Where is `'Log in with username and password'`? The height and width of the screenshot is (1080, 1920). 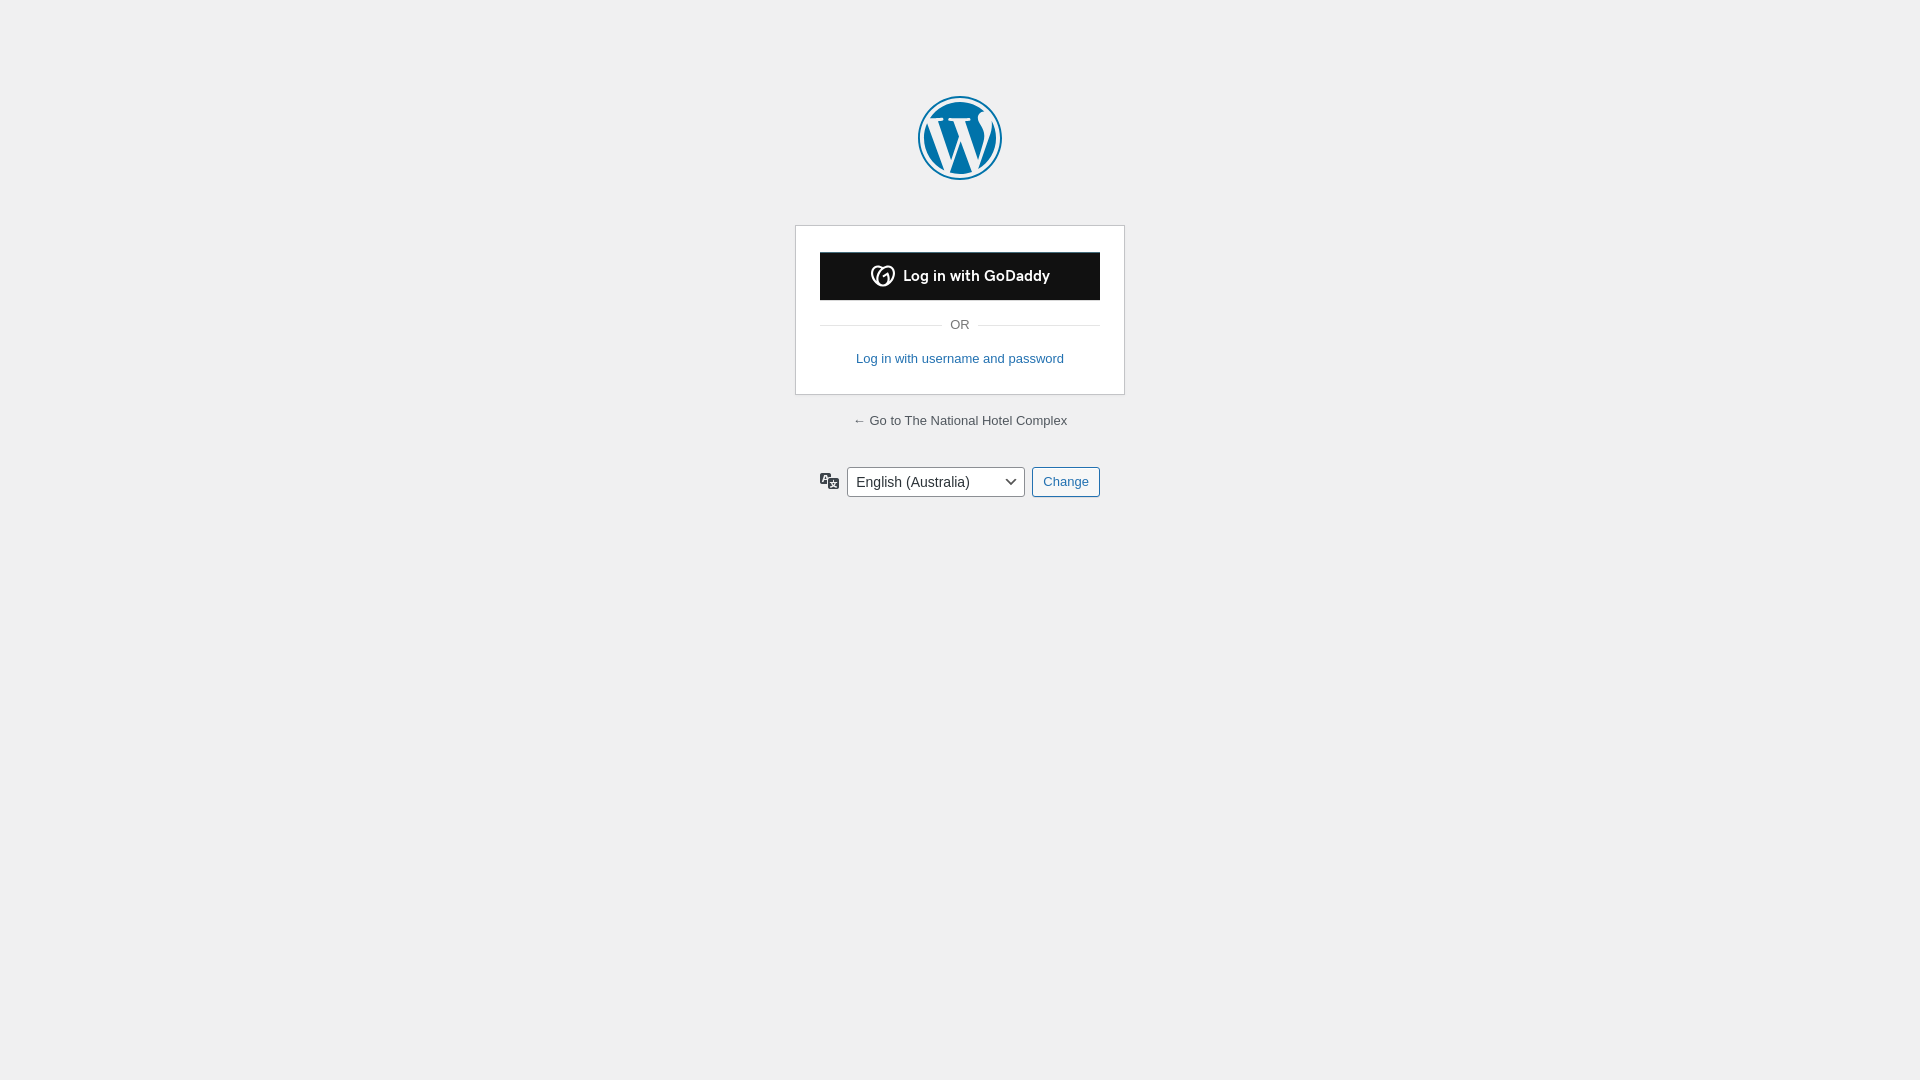 'Log in with username and password' is located at coordinates (960, 357).